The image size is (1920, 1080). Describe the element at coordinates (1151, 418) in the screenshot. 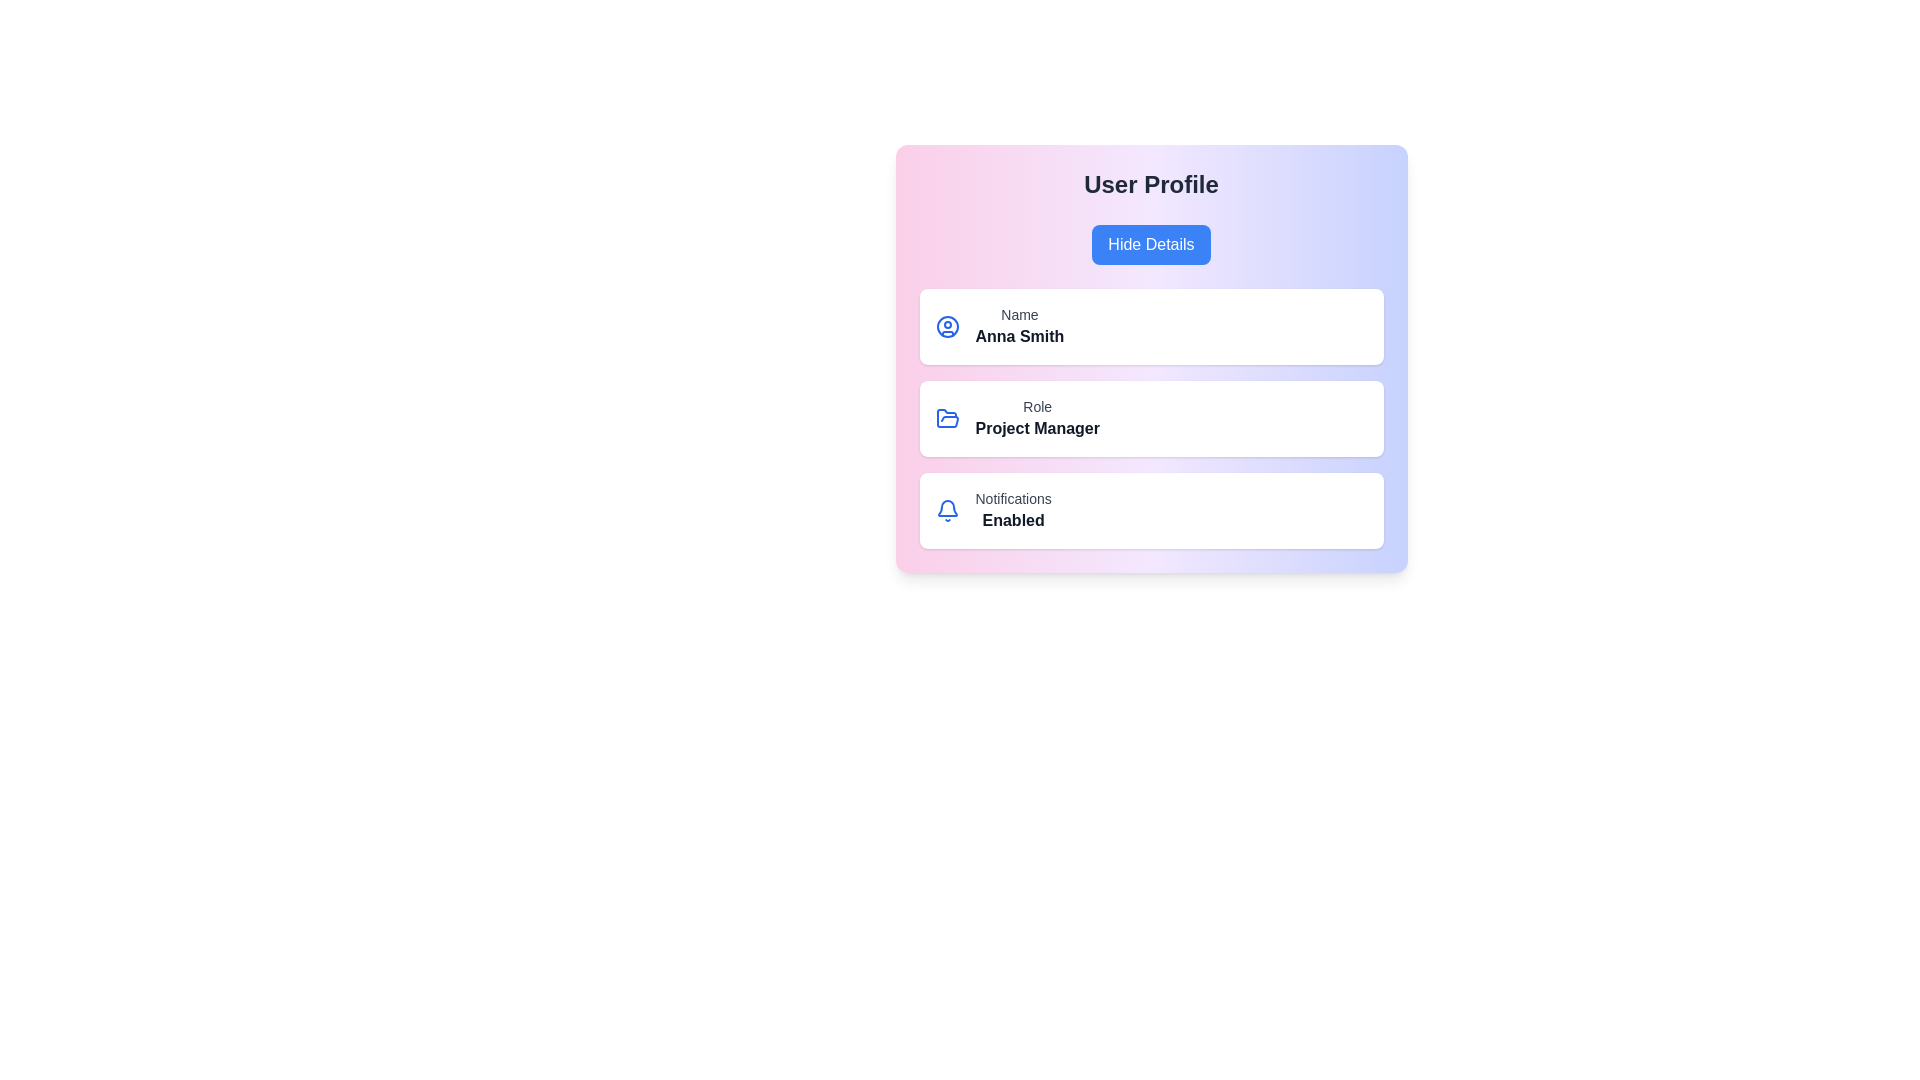

I see `the informational display card showing the user's role and job title 'Project Manager', which is positioned in the User Profile panel between 'Name' and 'Notifications'` at that location.